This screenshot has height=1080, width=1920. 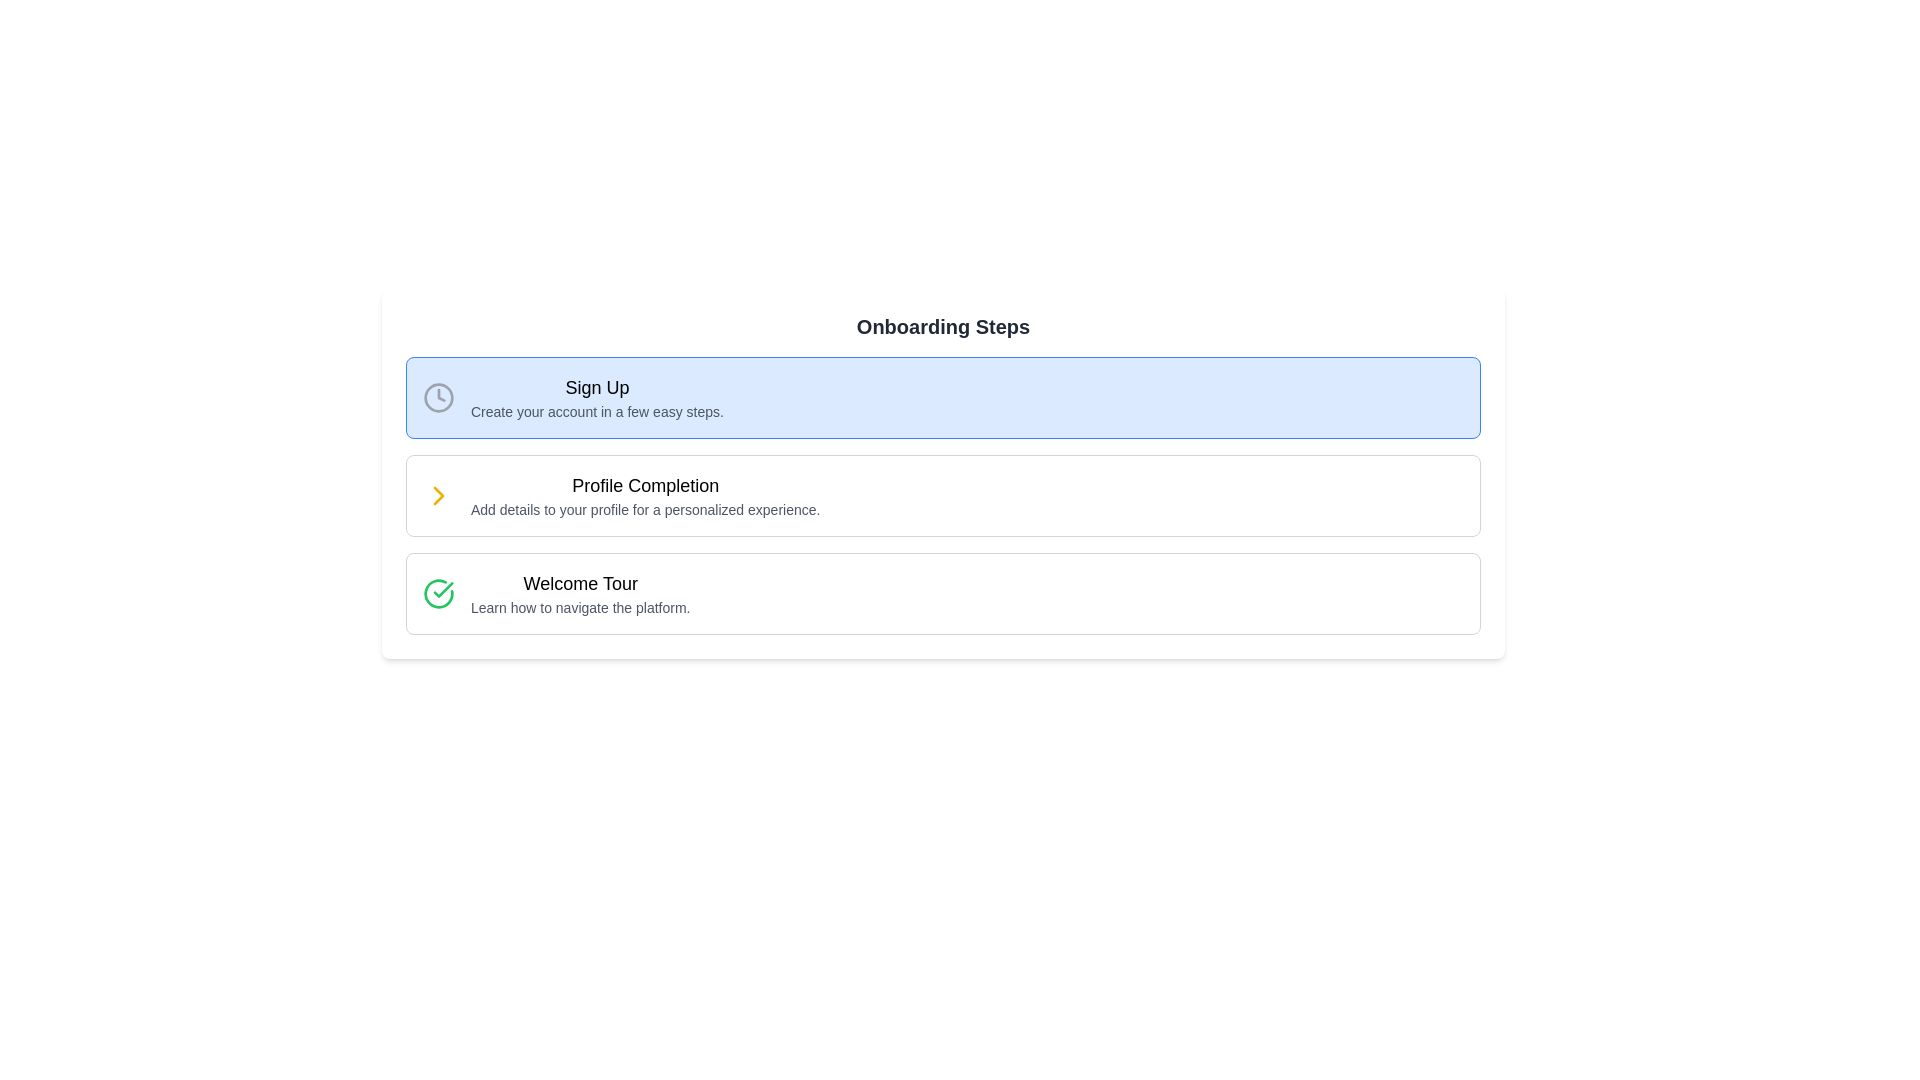 What do you see at coordinates (596, 388) in the screenshot?
I see `the TextLabel that serves as a section header for the multi-step onboarding process, located in the upper-left portion of its bordered rectangular section` at bounding box center [596, 388].